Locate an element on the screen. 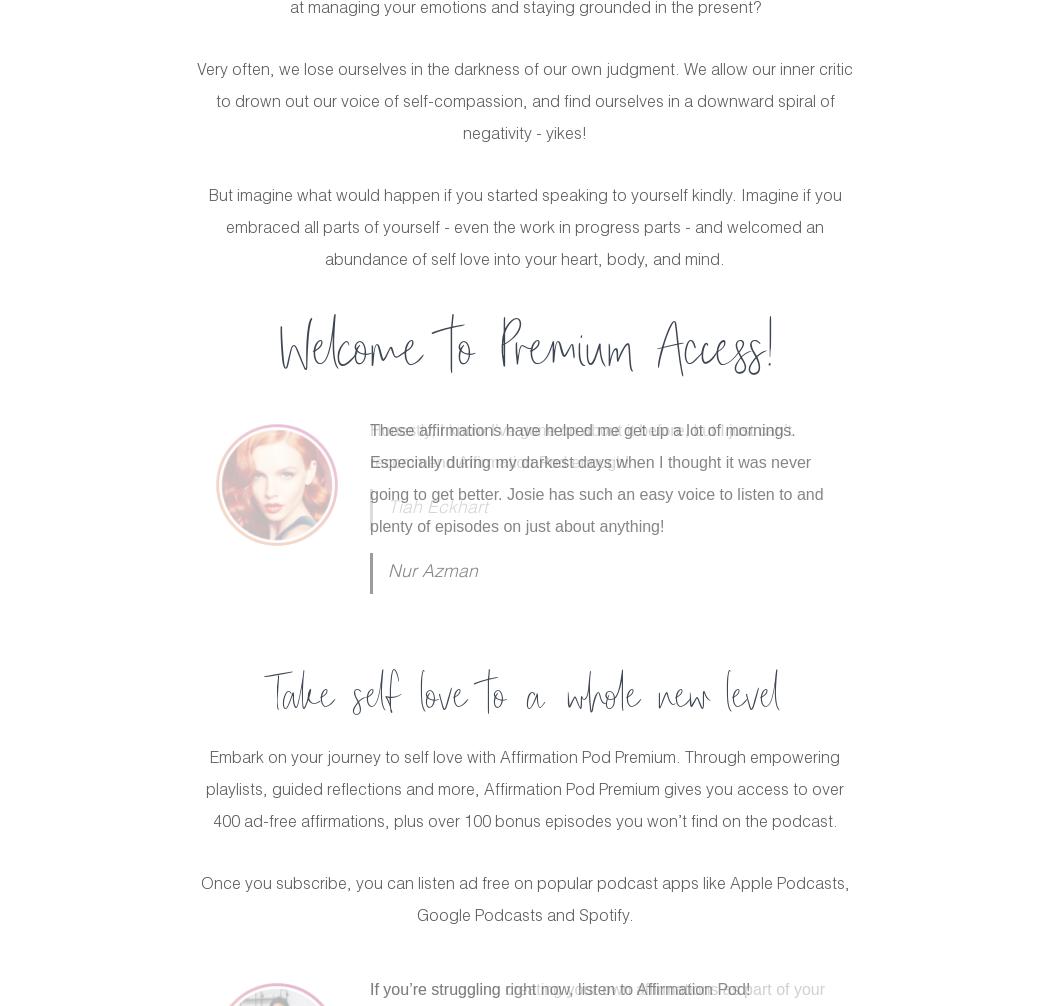  'These affirmations have helped me get up a lot of mornings. Especially during my darkest days when I thought it was never going to get better. Josie has such an easy voice to listen to and plenty of episodes on just about anything!' is located at coordinates (595, 477).